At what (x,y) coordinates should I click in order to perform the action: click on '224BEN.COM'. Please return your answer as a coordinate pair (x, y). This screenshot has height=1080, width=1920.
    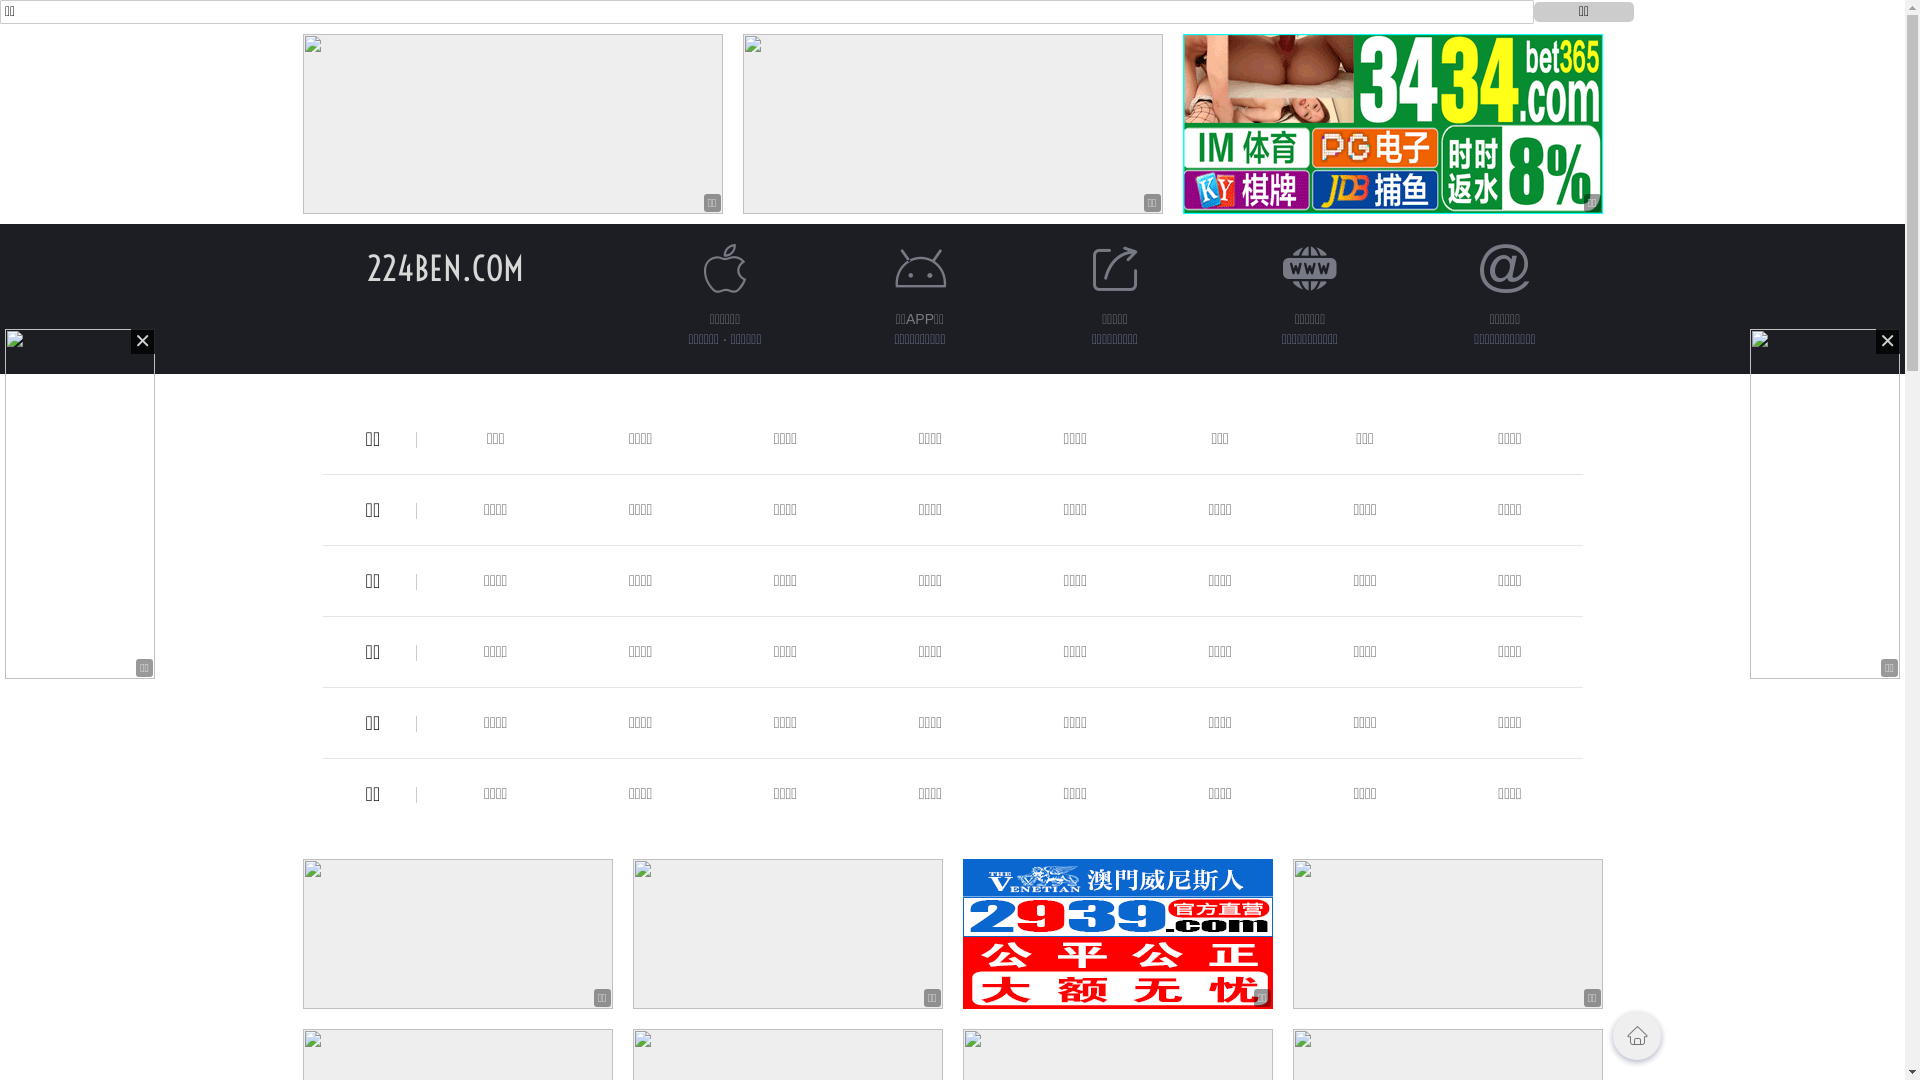
    Looking at the image, I should click on (444, 267).